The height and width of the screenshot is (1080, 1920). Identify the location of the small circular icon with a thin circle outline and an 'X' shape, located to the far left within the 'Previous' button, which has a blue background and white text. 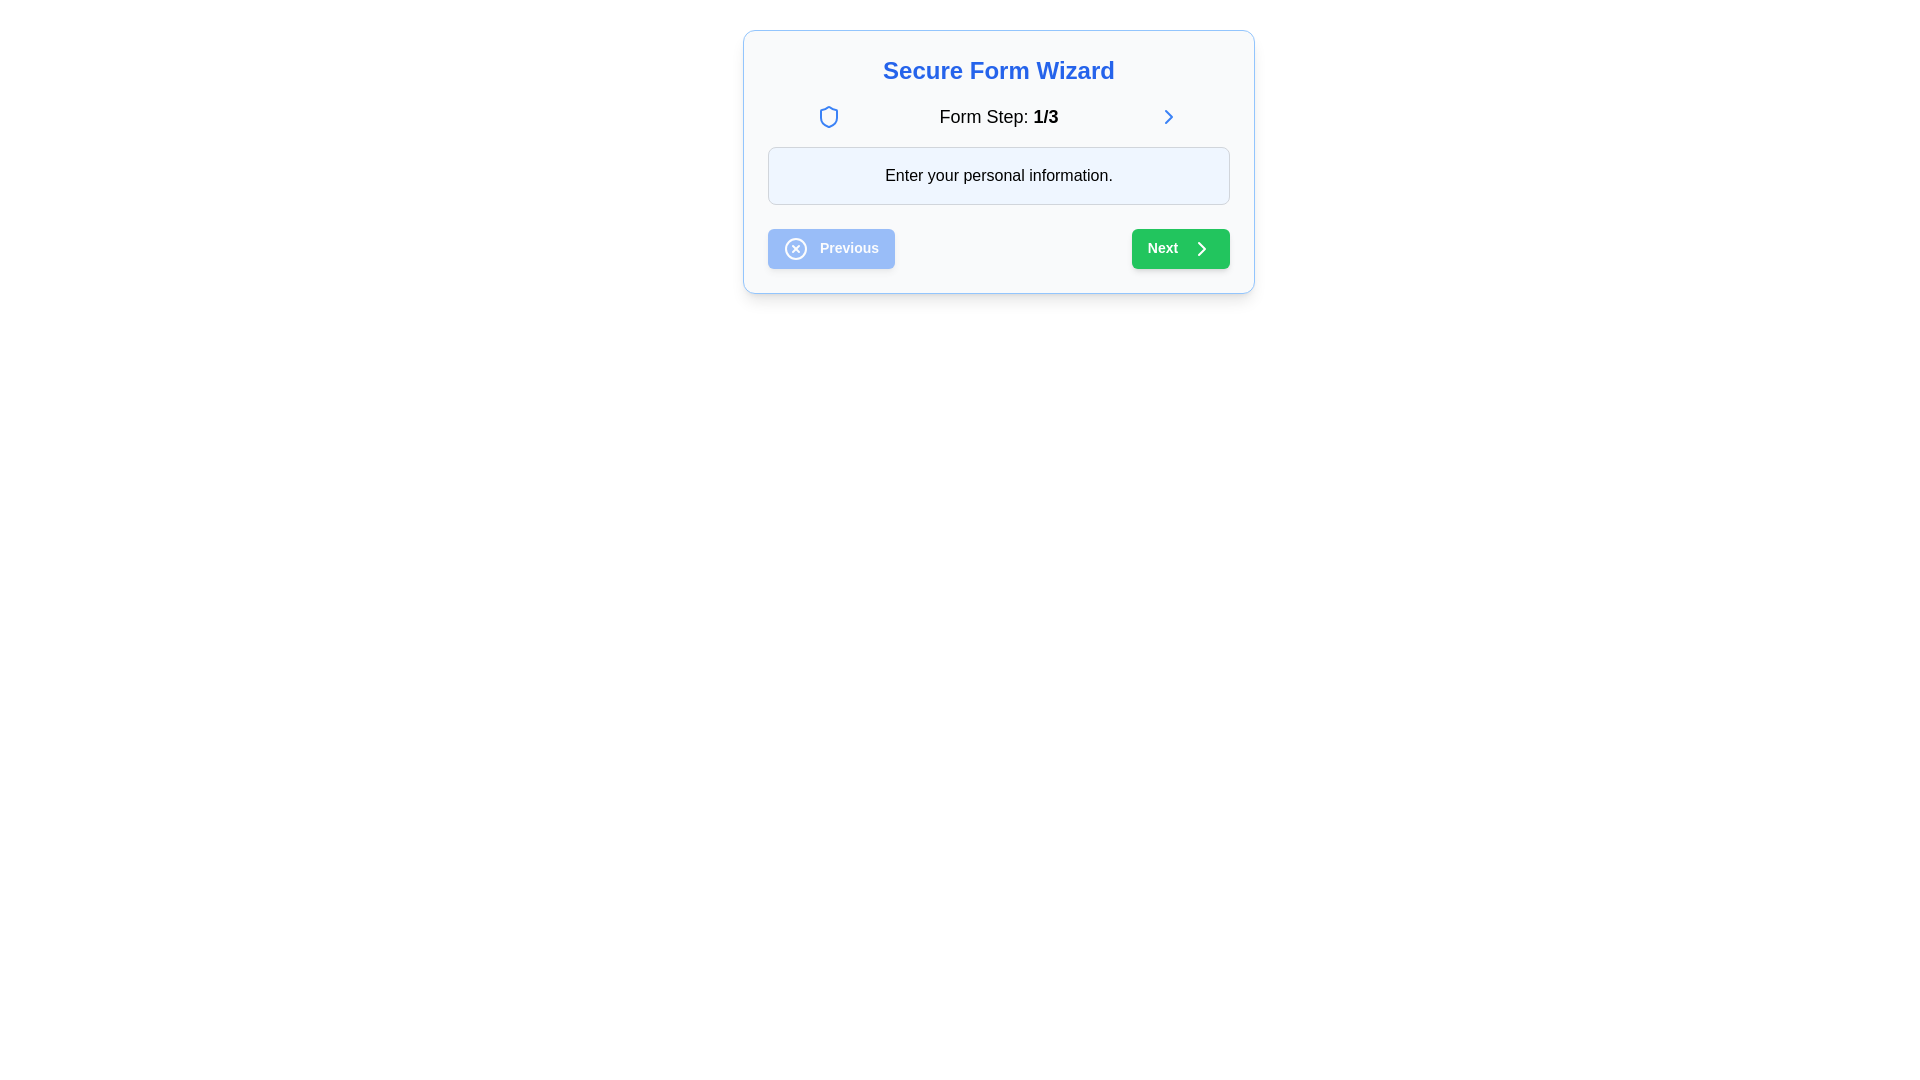
(795, 248).